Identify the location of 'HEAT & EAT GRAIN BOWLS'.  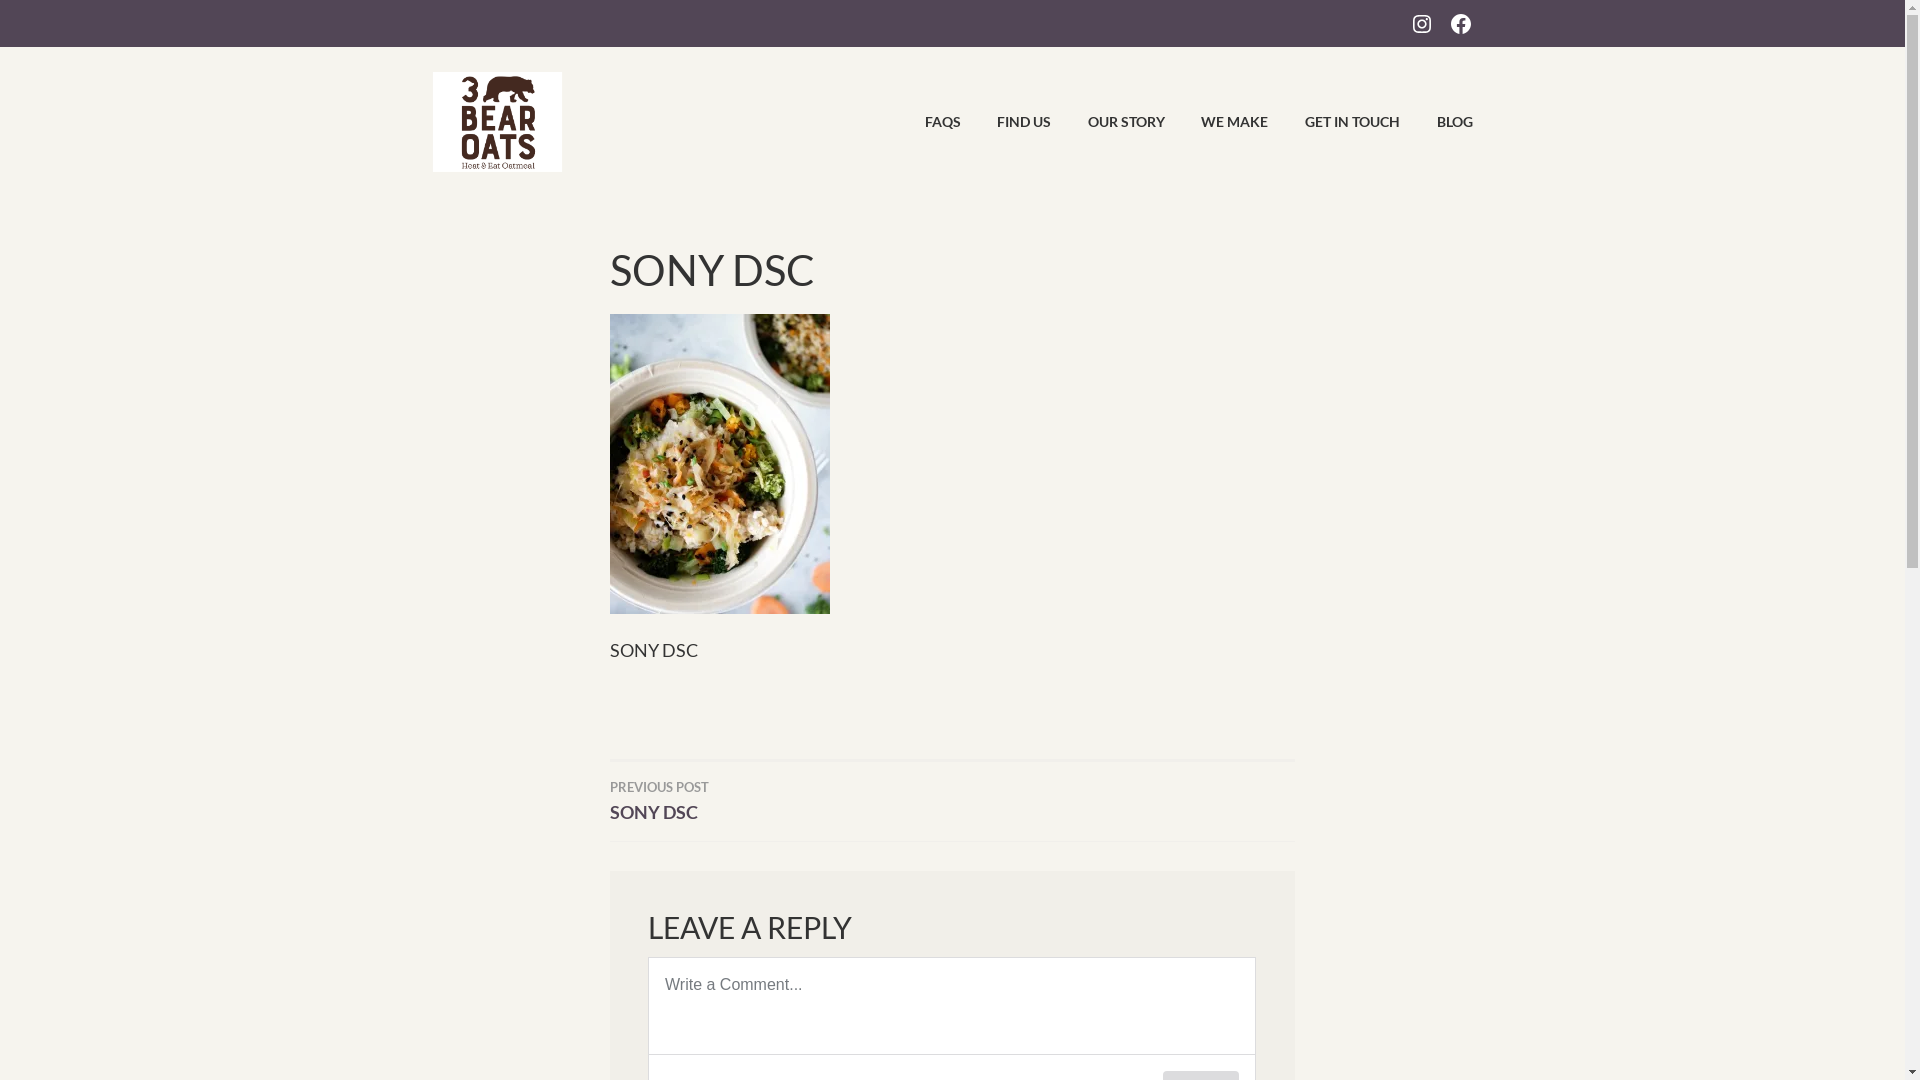
(839, 92).